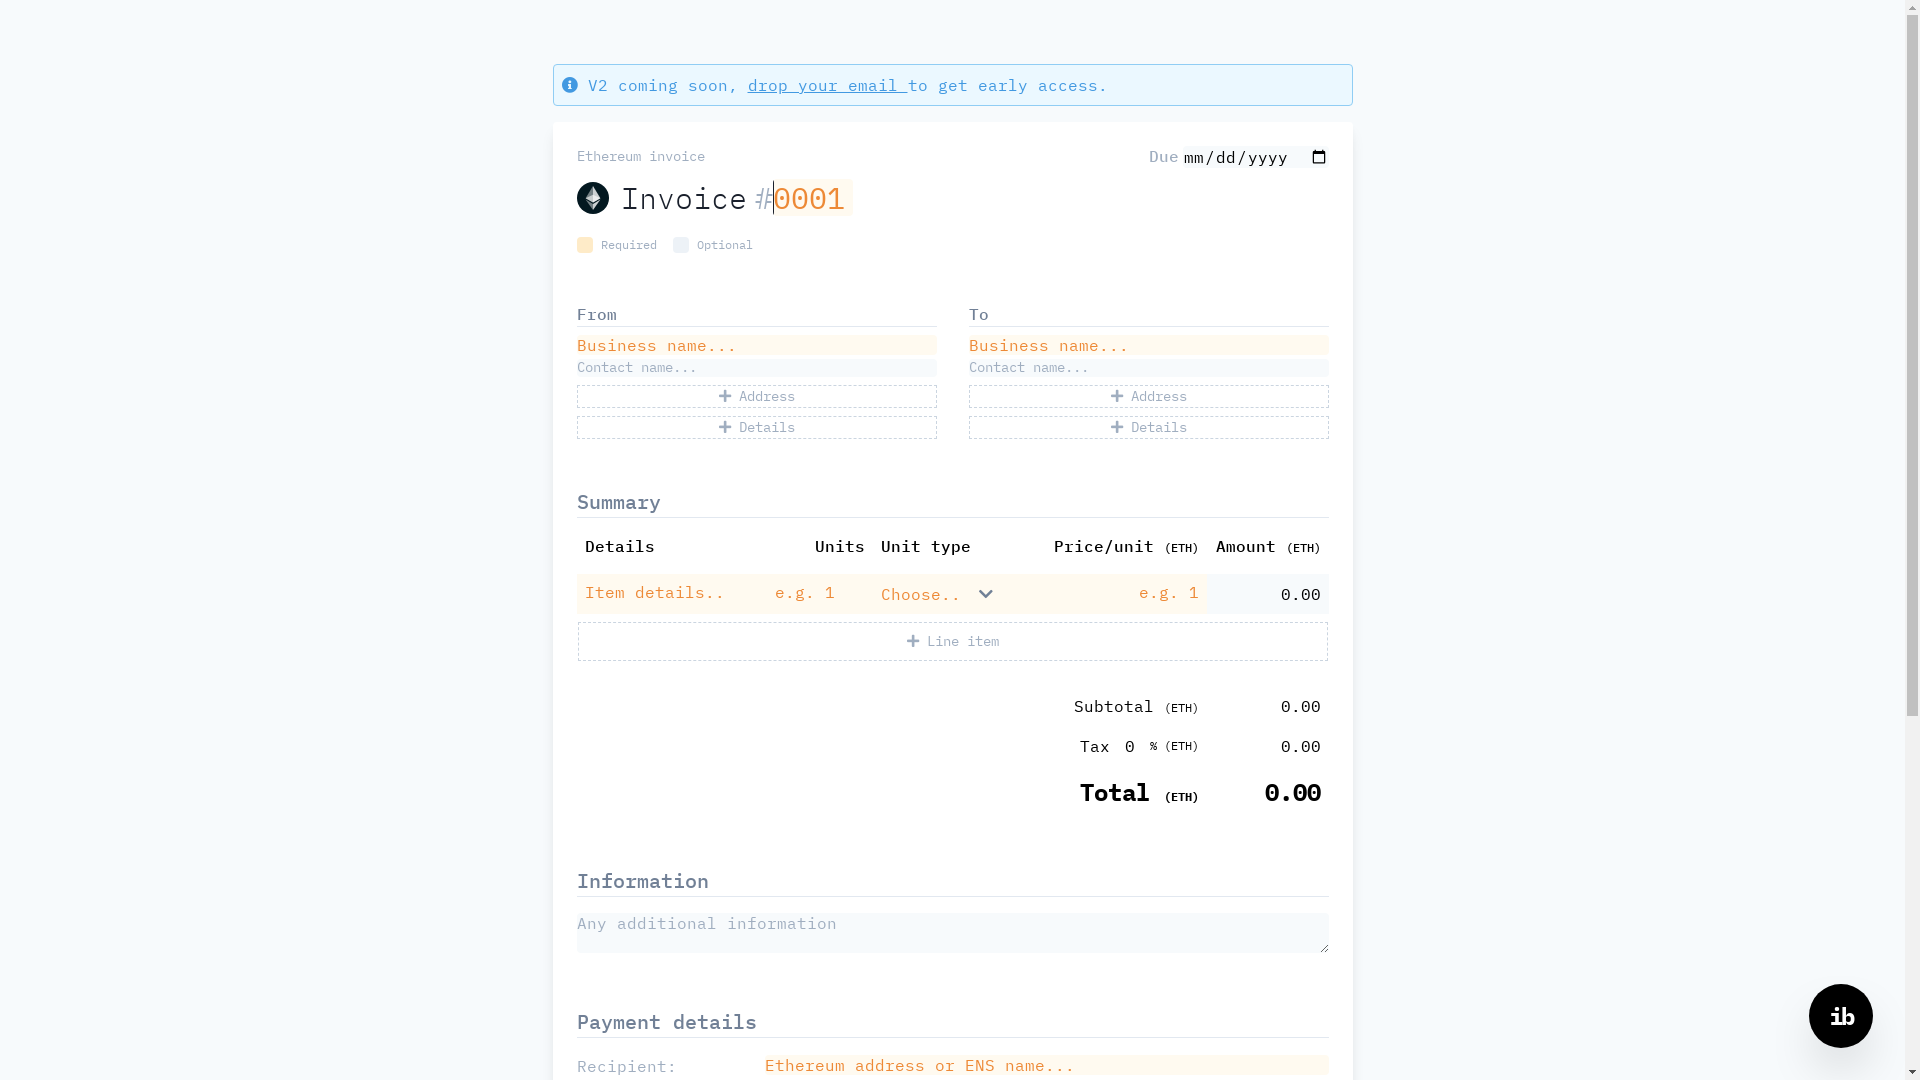 The height and width of the screenshot is (1080, 1920). I want to click on 'drop your email', so click(828, 83).